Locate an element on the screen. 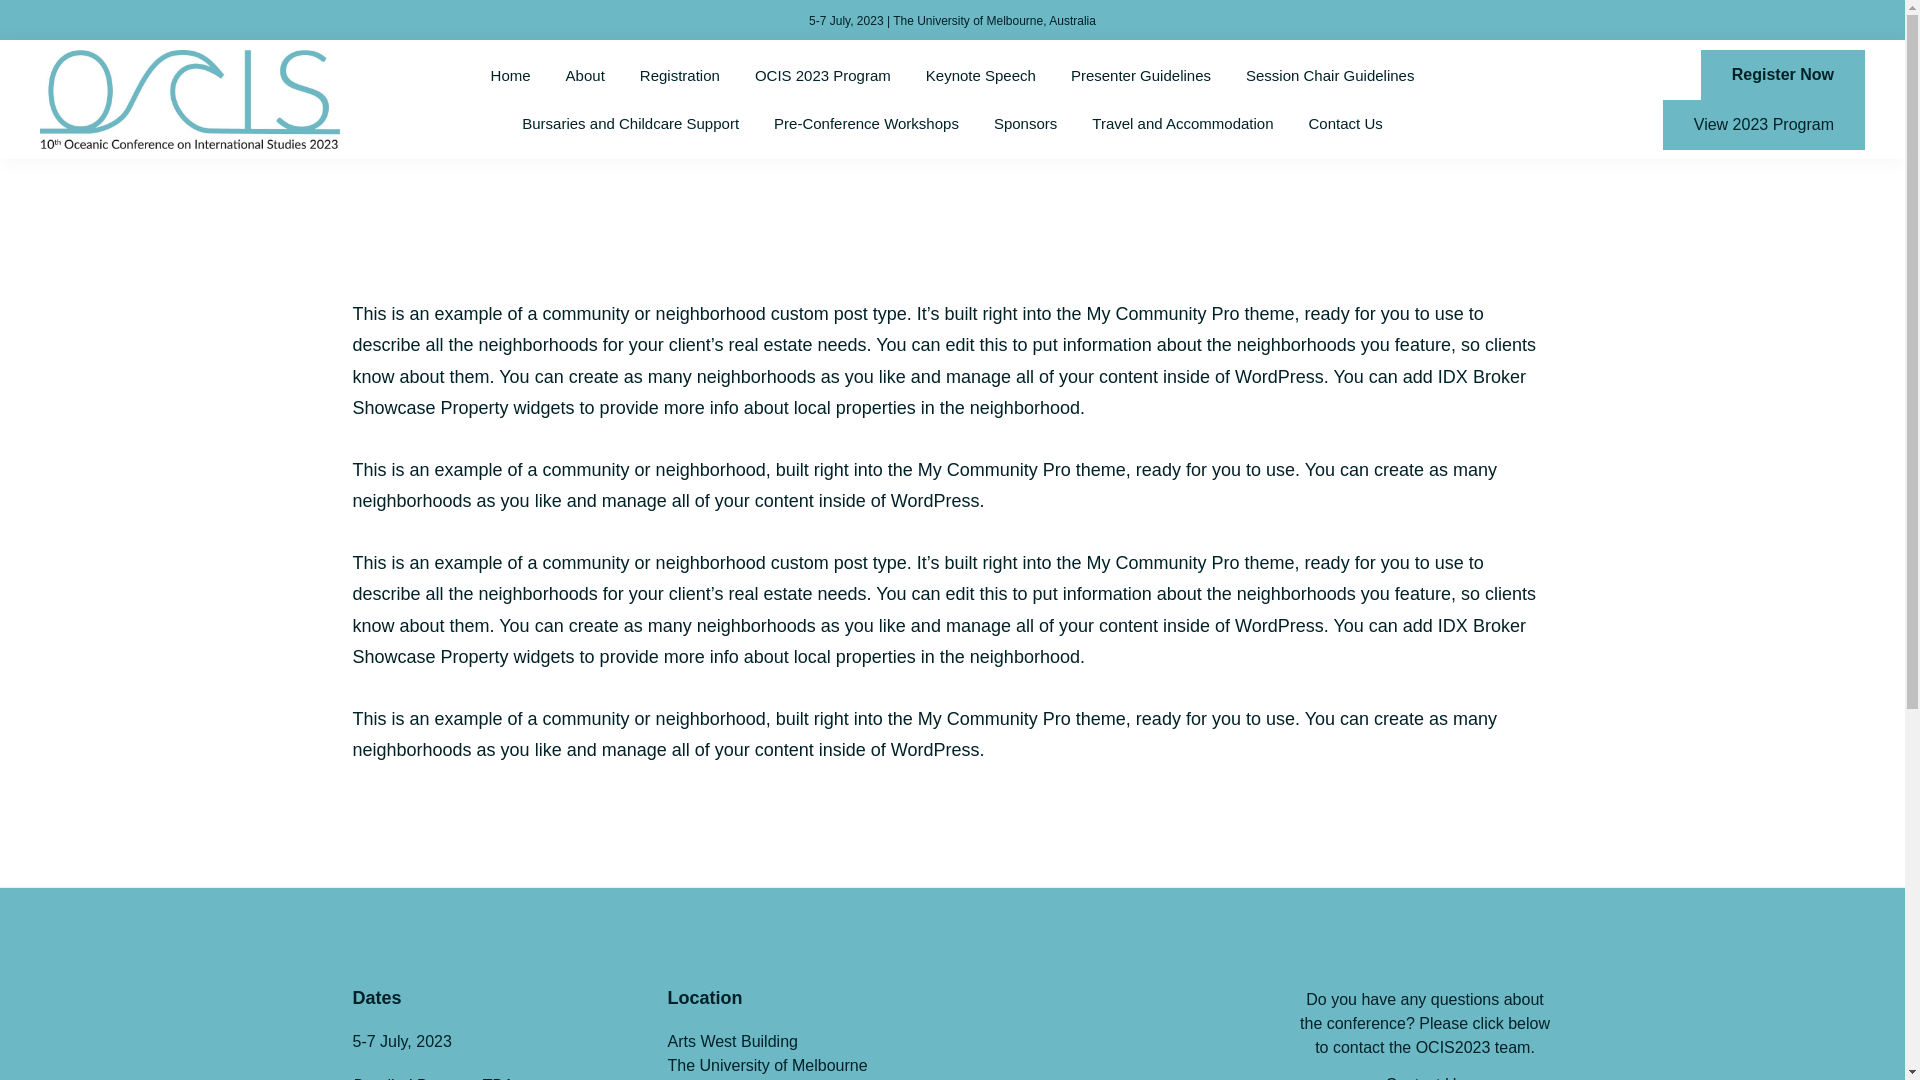  'Register Now' is located at coordinates (1782, 73).